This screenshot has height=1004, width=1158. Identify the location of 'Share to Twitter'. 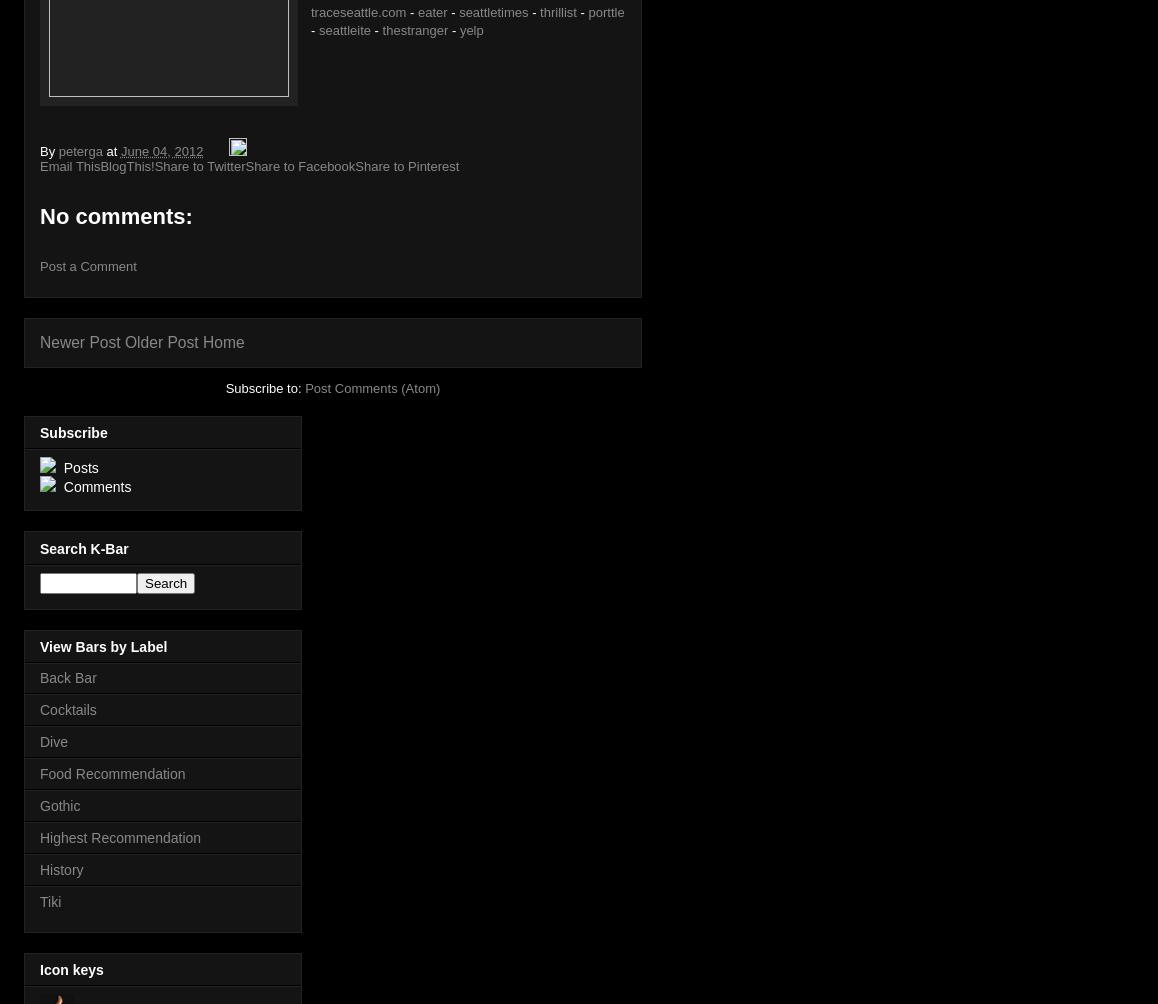
(199, 165).